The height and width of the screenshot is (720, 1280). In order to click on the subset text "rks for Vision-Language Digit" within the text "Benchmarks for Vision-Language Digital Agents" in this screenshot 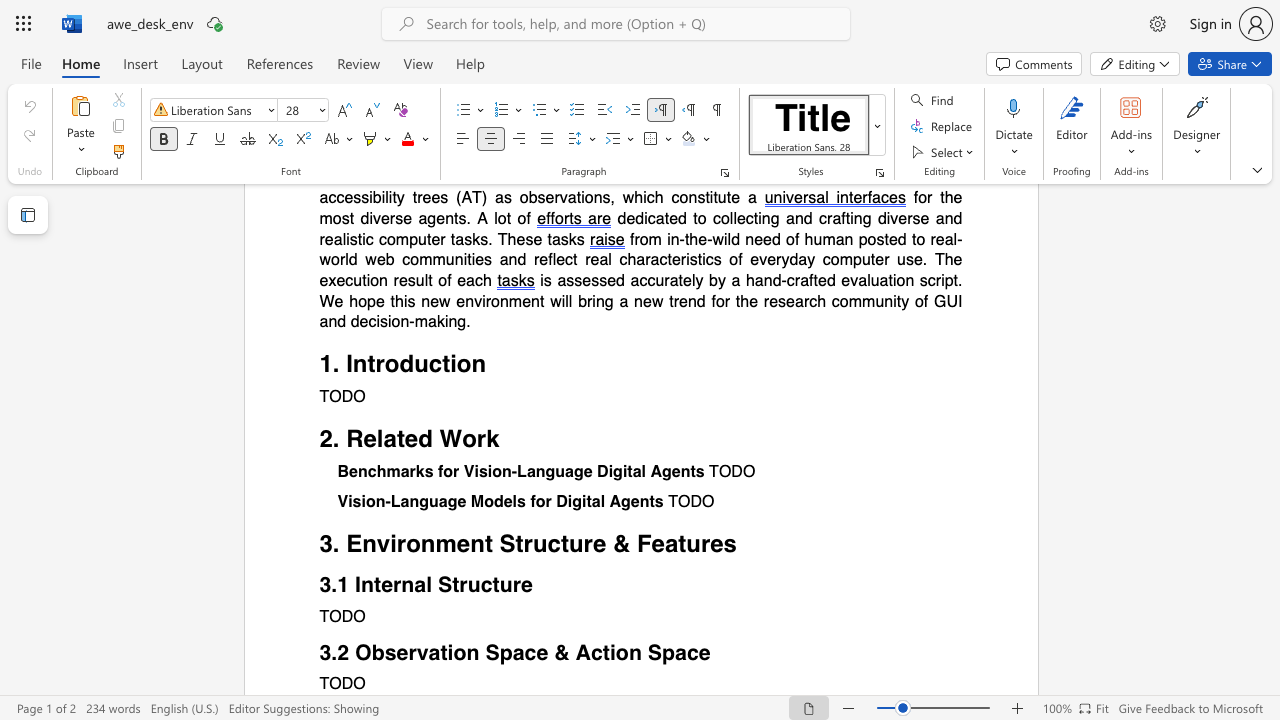, I will do `click(408, 472)`.